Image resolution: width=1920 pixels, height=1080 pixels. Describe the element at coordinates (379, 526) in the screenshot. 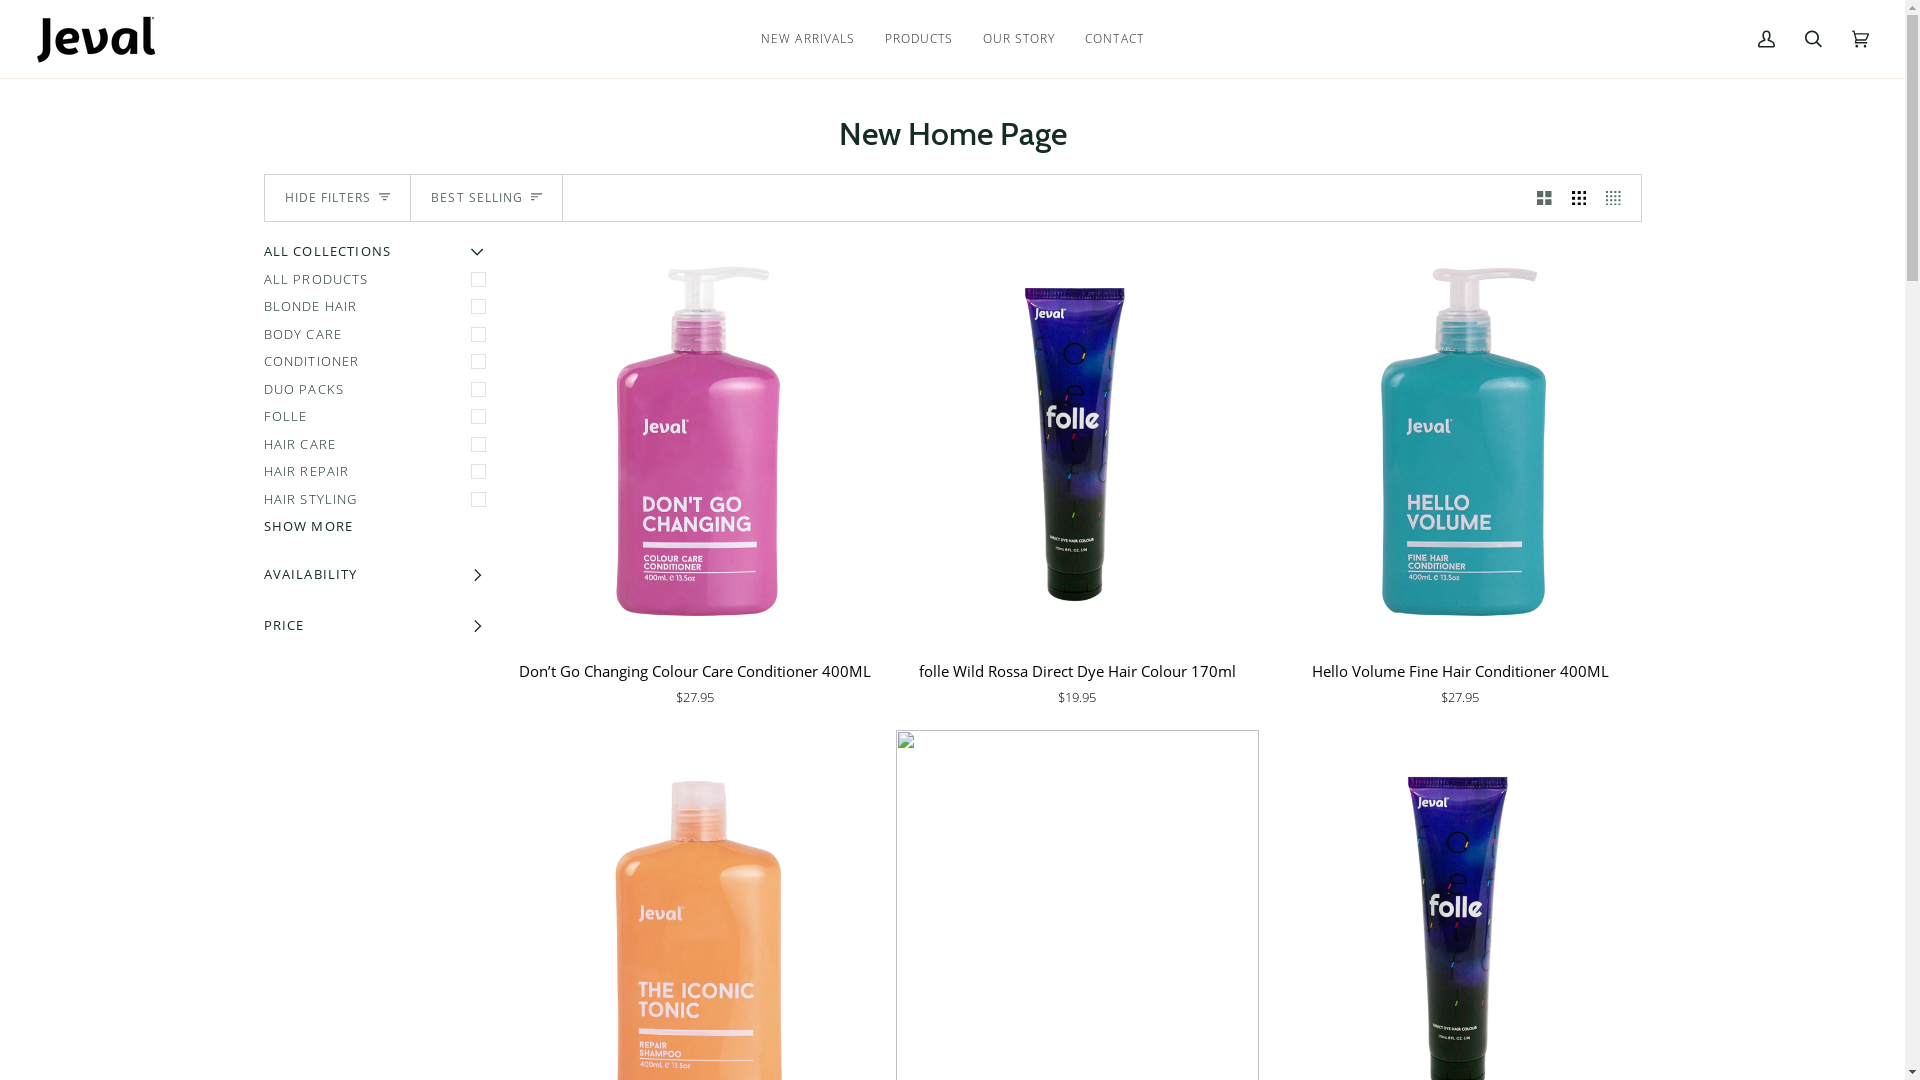

I see `'SHOW MORE'` at that location.